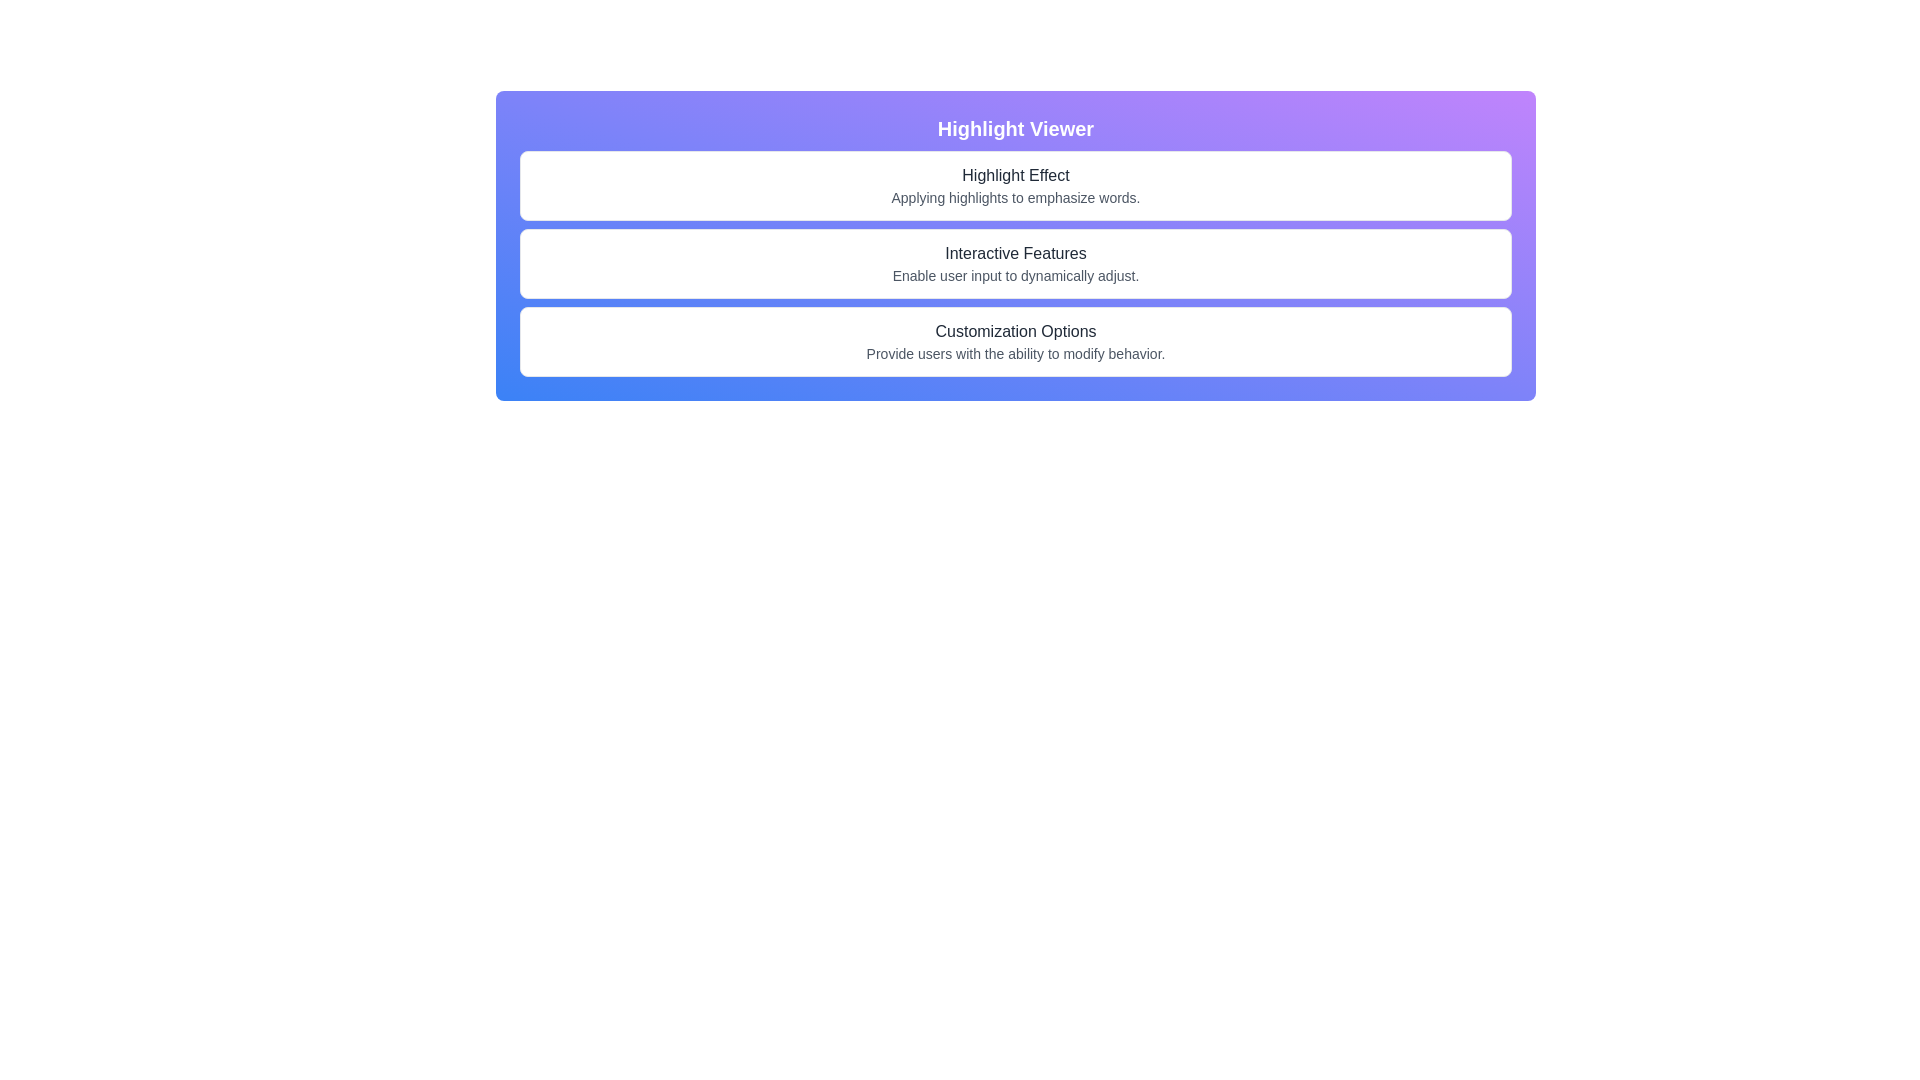  What do you see at coordinates (960, 330) in the screenshot?
I see `the red letter 's' in 'Customization Options' to trigger the underline effect` at bounding box center [960, 330].